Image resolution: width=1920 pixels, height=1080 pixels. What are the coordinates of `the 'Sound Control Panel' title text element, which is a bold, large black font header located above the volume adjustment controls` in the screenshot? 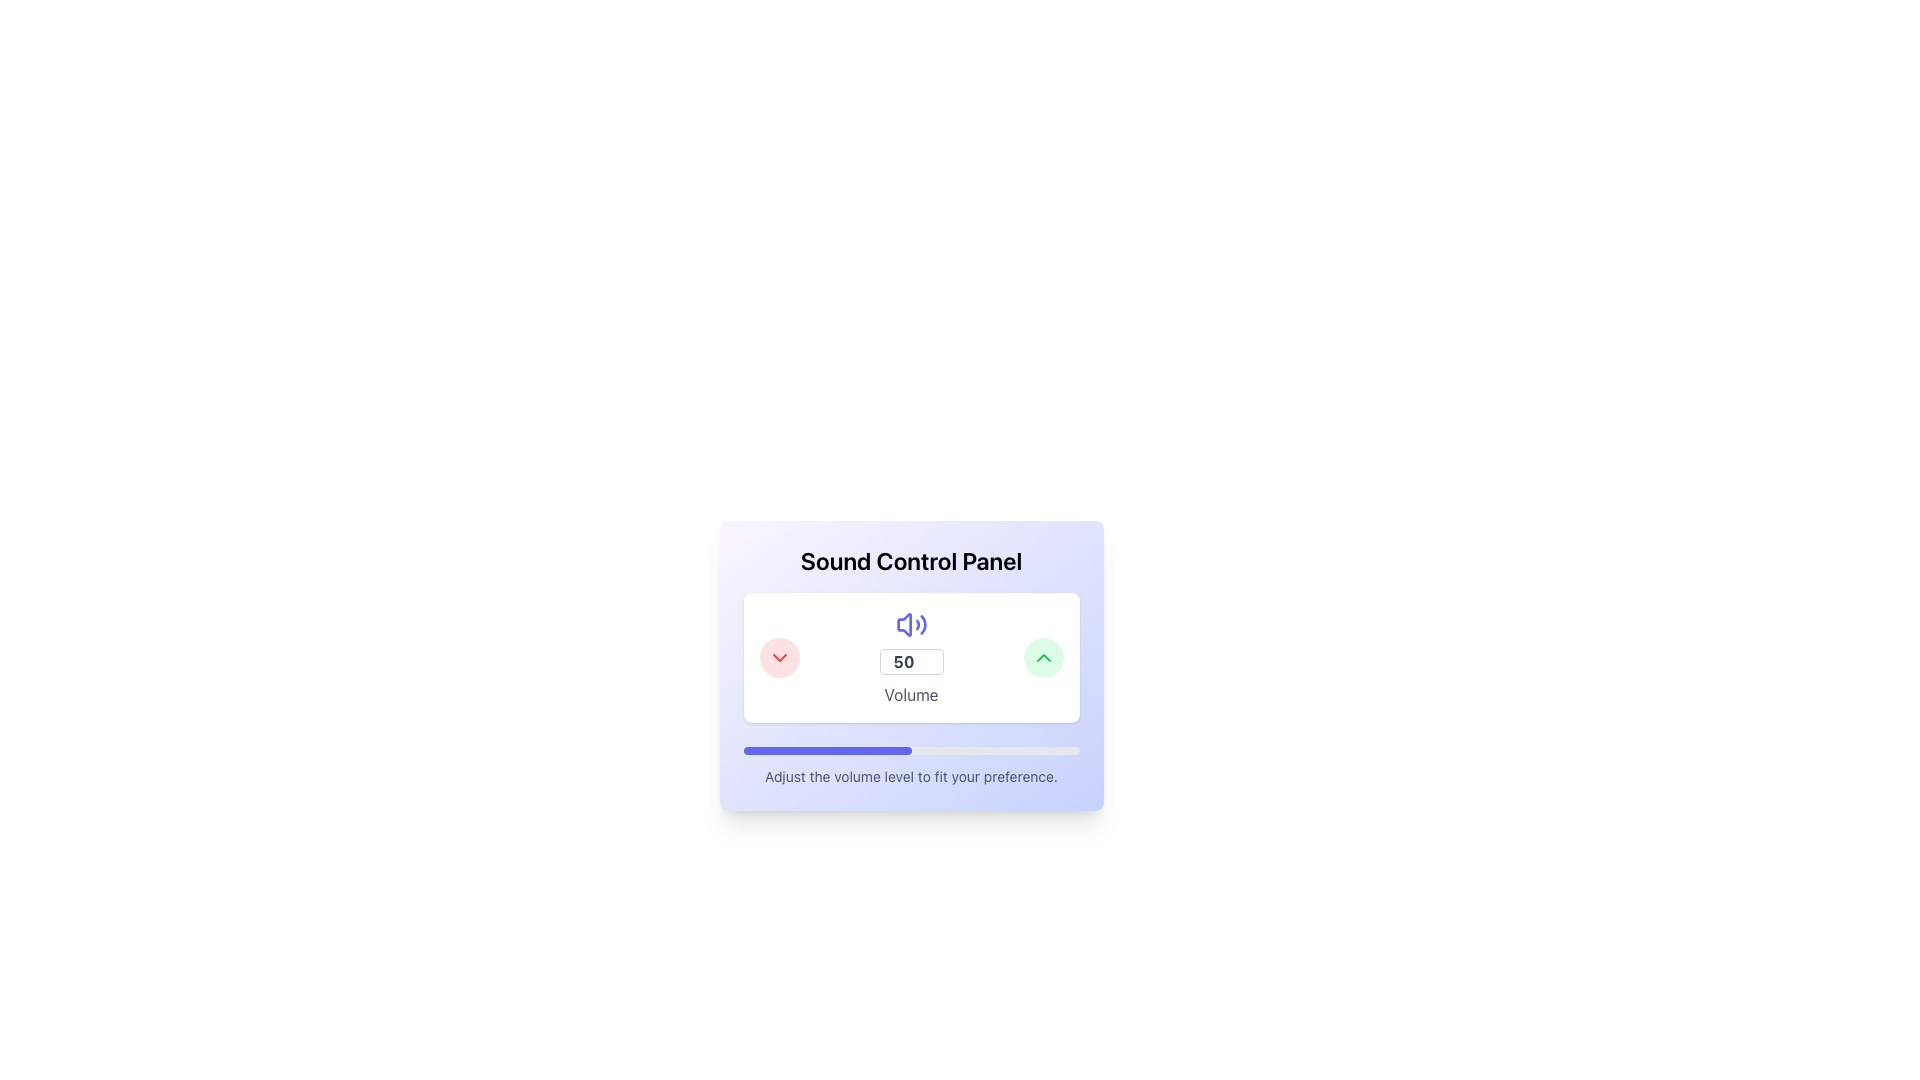 It's located at (910, 560).